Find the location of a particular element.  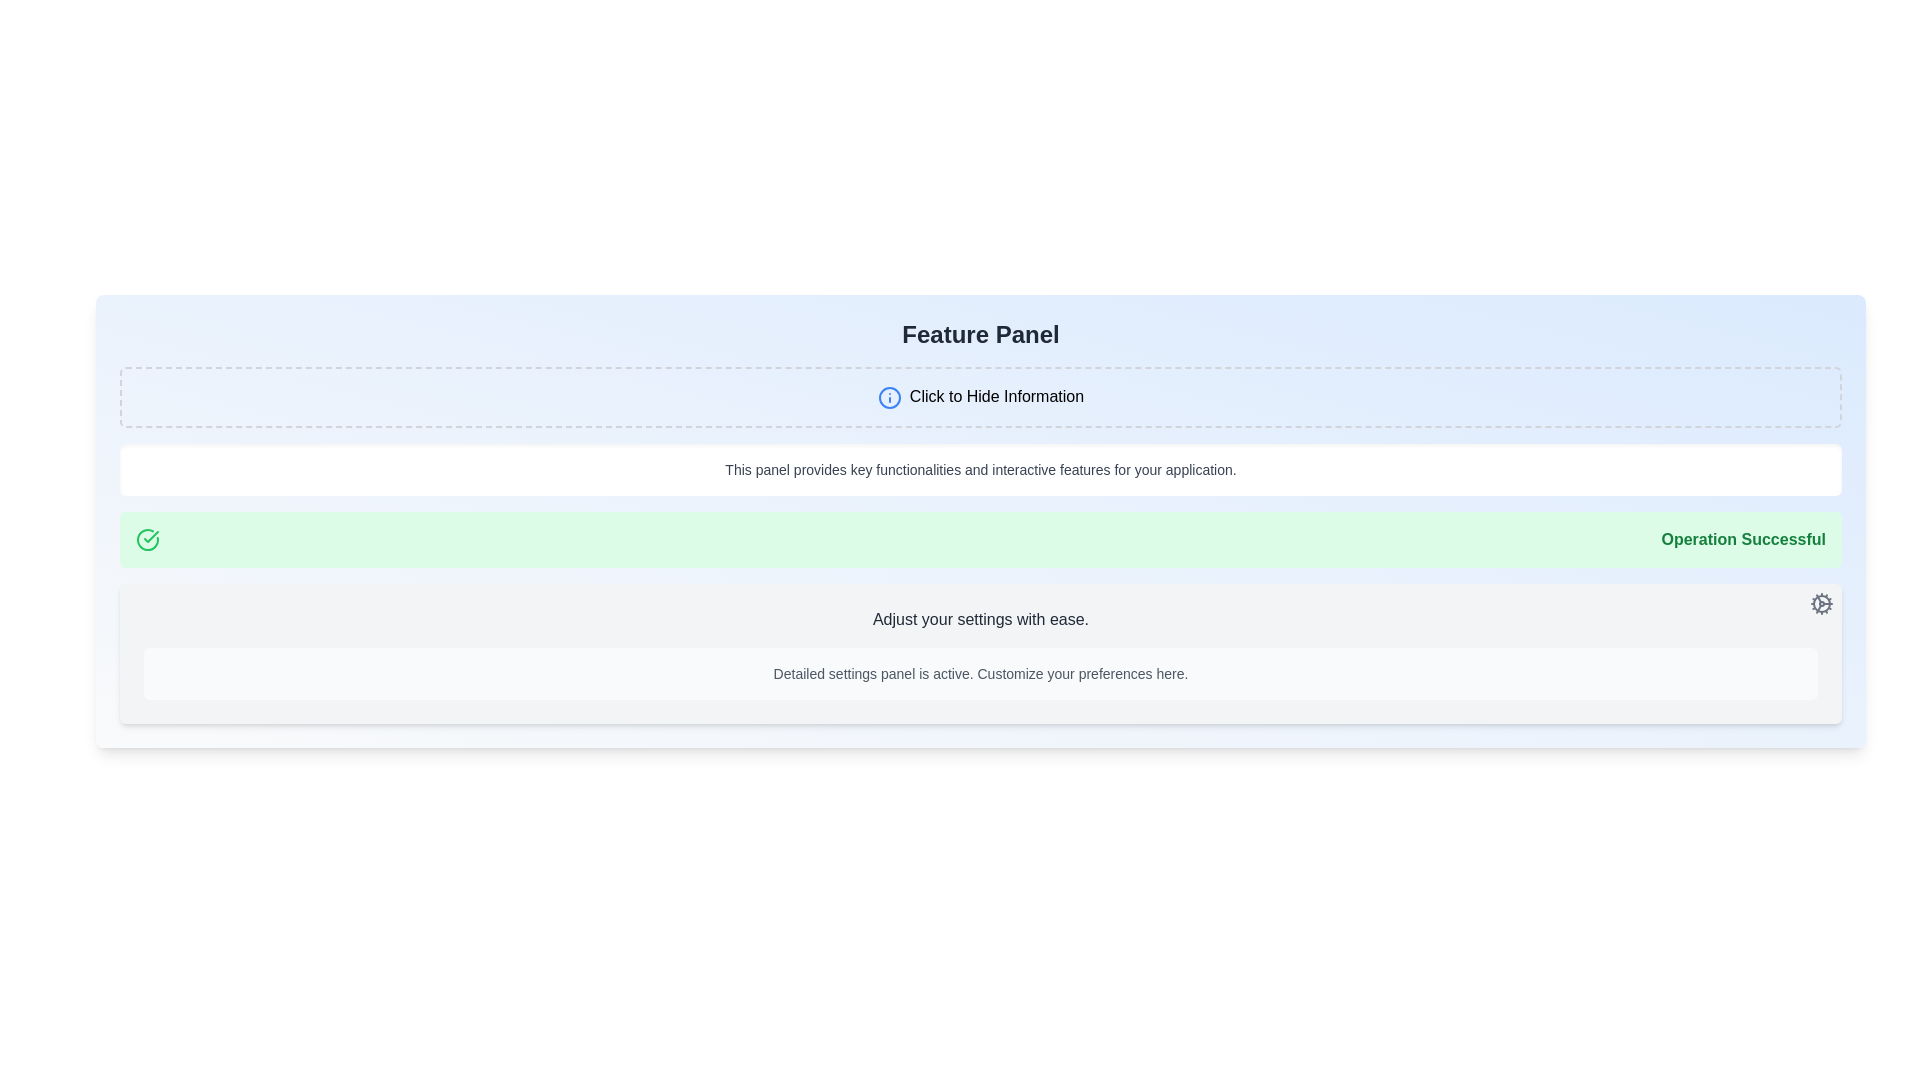

the button-like element with dashed borders and the text 'Click to Hide Information' is located at coordinates (980, 397).